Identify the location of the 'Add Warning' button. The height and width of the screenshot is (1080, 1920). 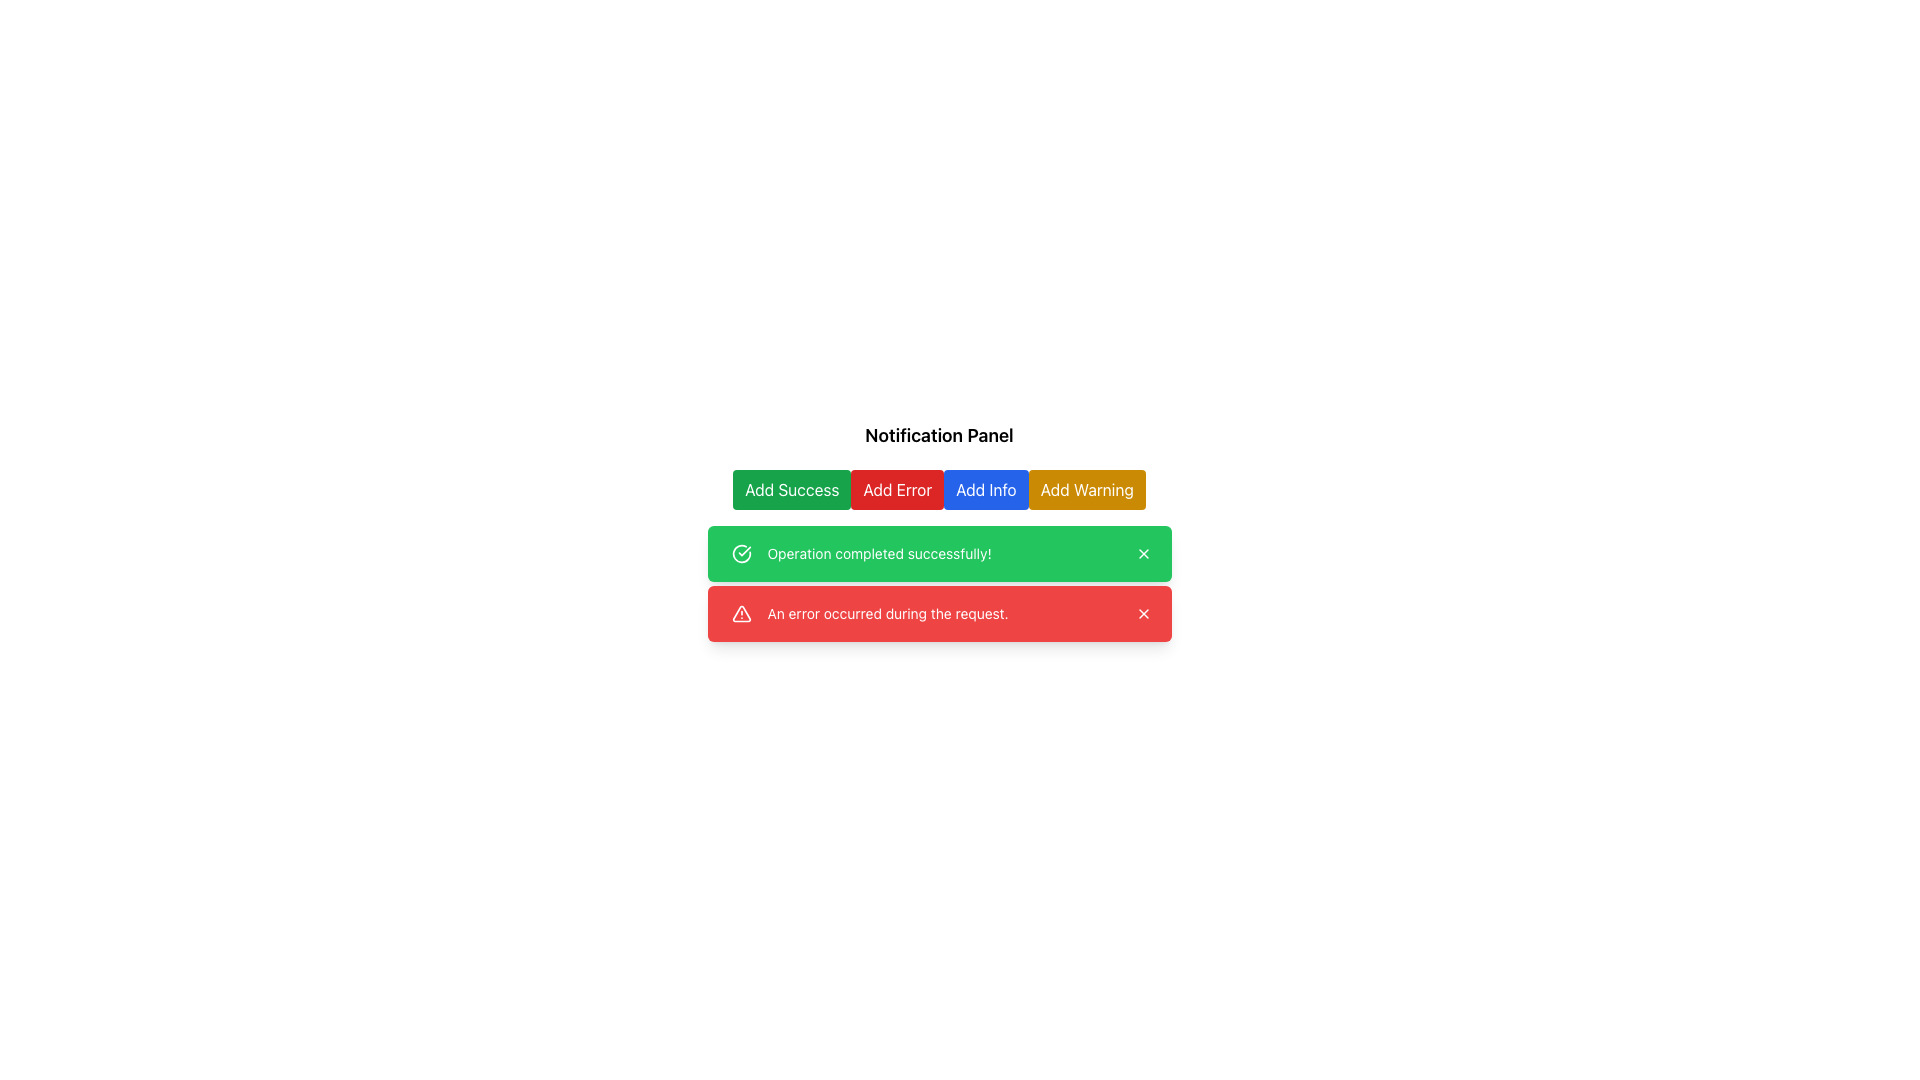
(1086, 489).